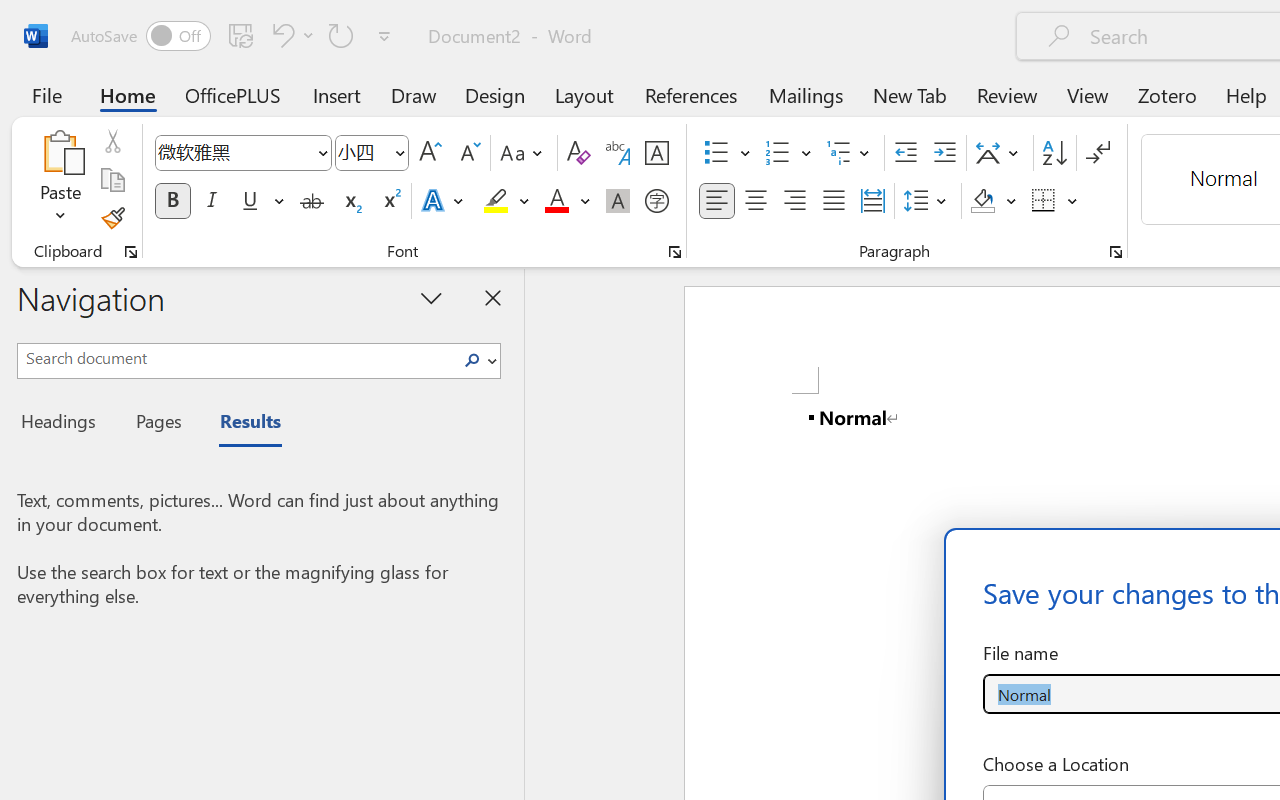 The width and height of the screenshot is (1280, 800). Describe the element at coordinates (130, 251) in the screenshot. I see `'Office Clipboard...'` at that location.